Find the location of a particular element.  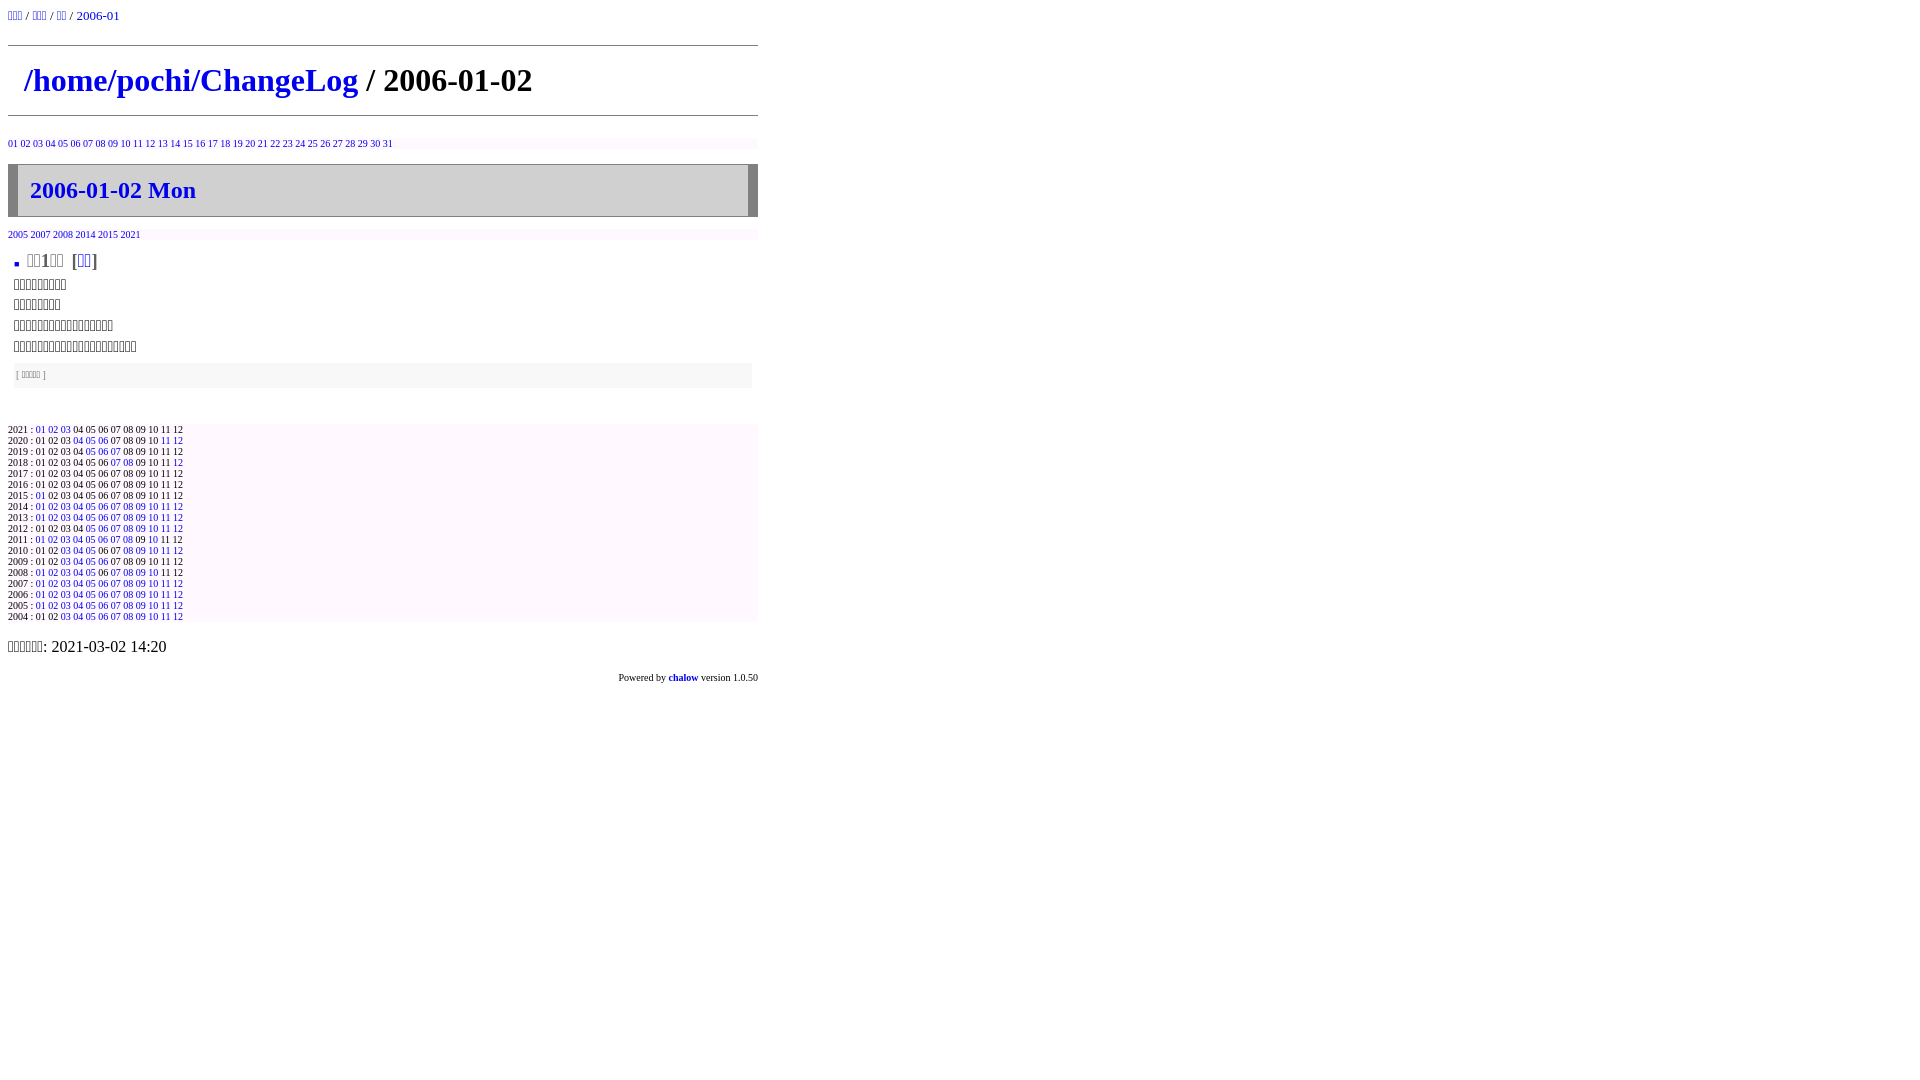

'05' is located at coordinates (90, 572).